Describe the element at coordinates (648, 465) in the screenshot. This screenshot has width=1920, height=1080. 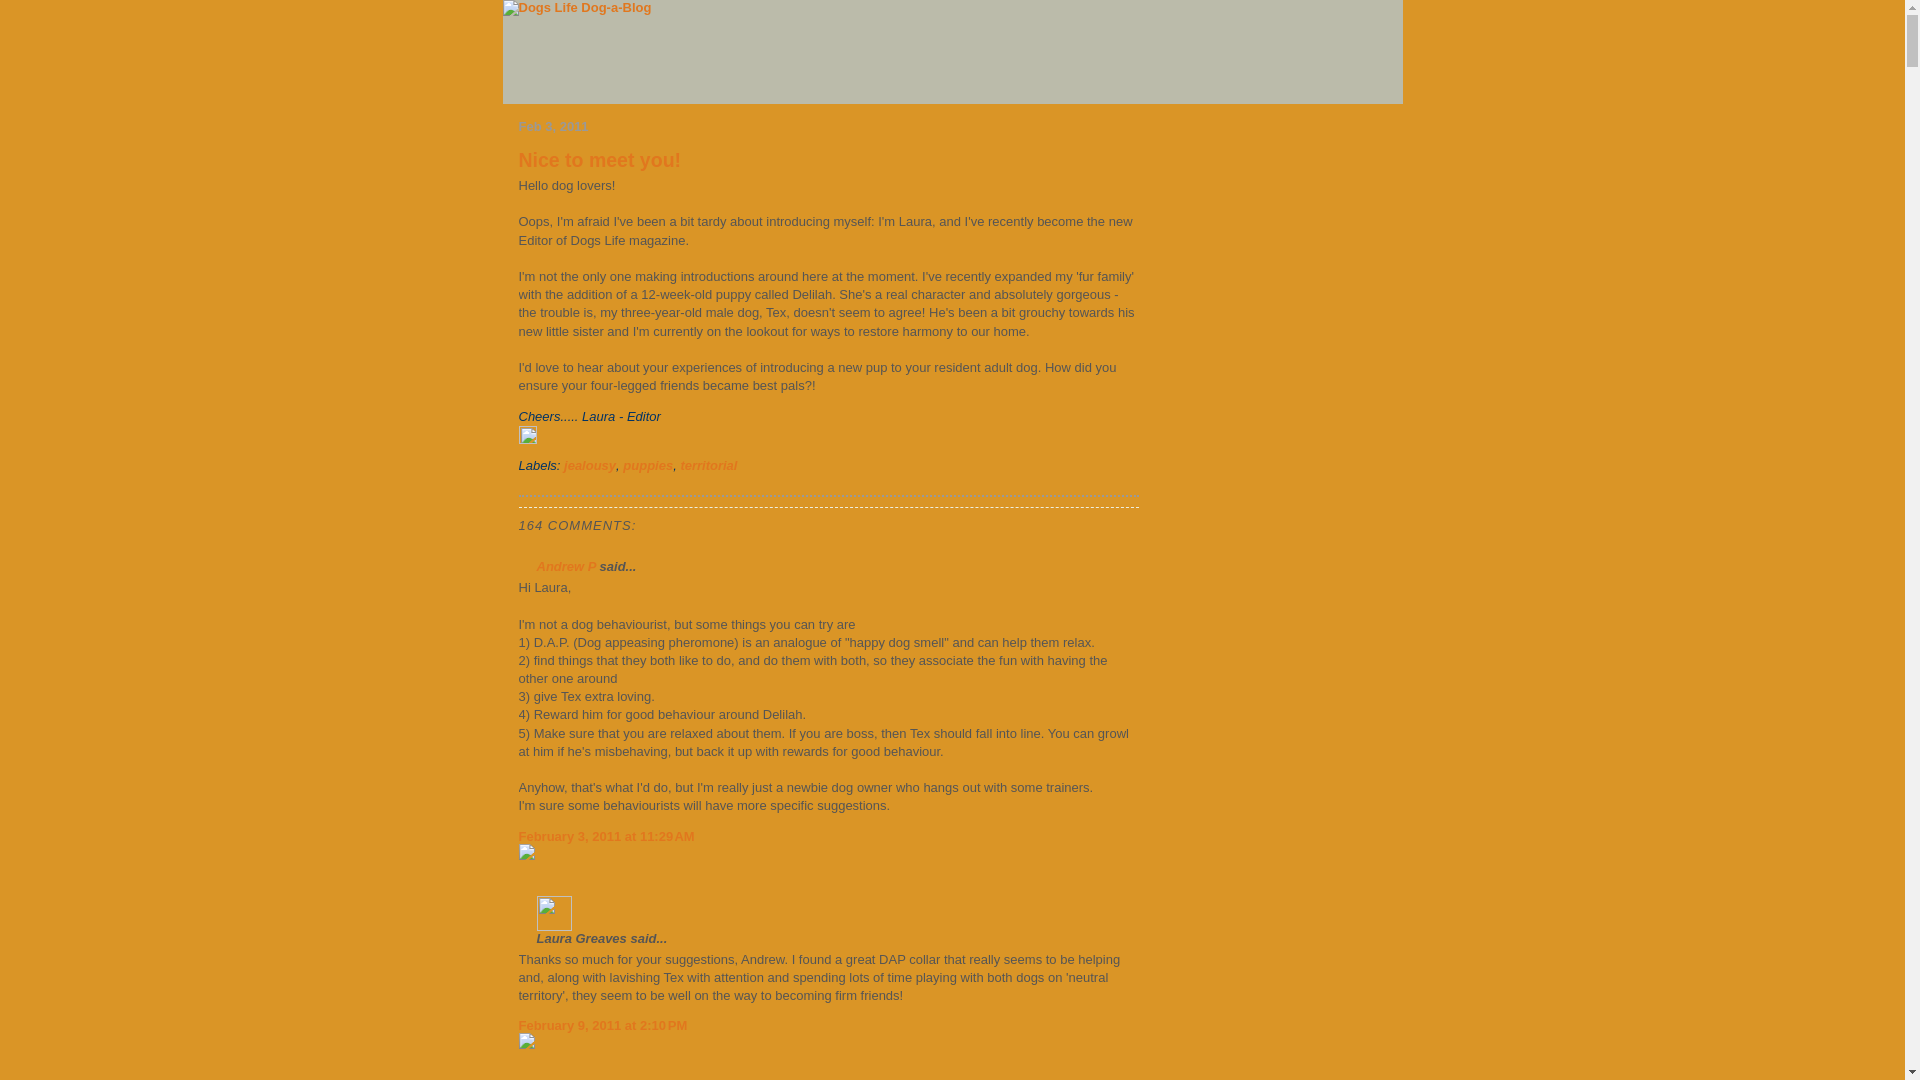
I see `'puppies'` at that location.